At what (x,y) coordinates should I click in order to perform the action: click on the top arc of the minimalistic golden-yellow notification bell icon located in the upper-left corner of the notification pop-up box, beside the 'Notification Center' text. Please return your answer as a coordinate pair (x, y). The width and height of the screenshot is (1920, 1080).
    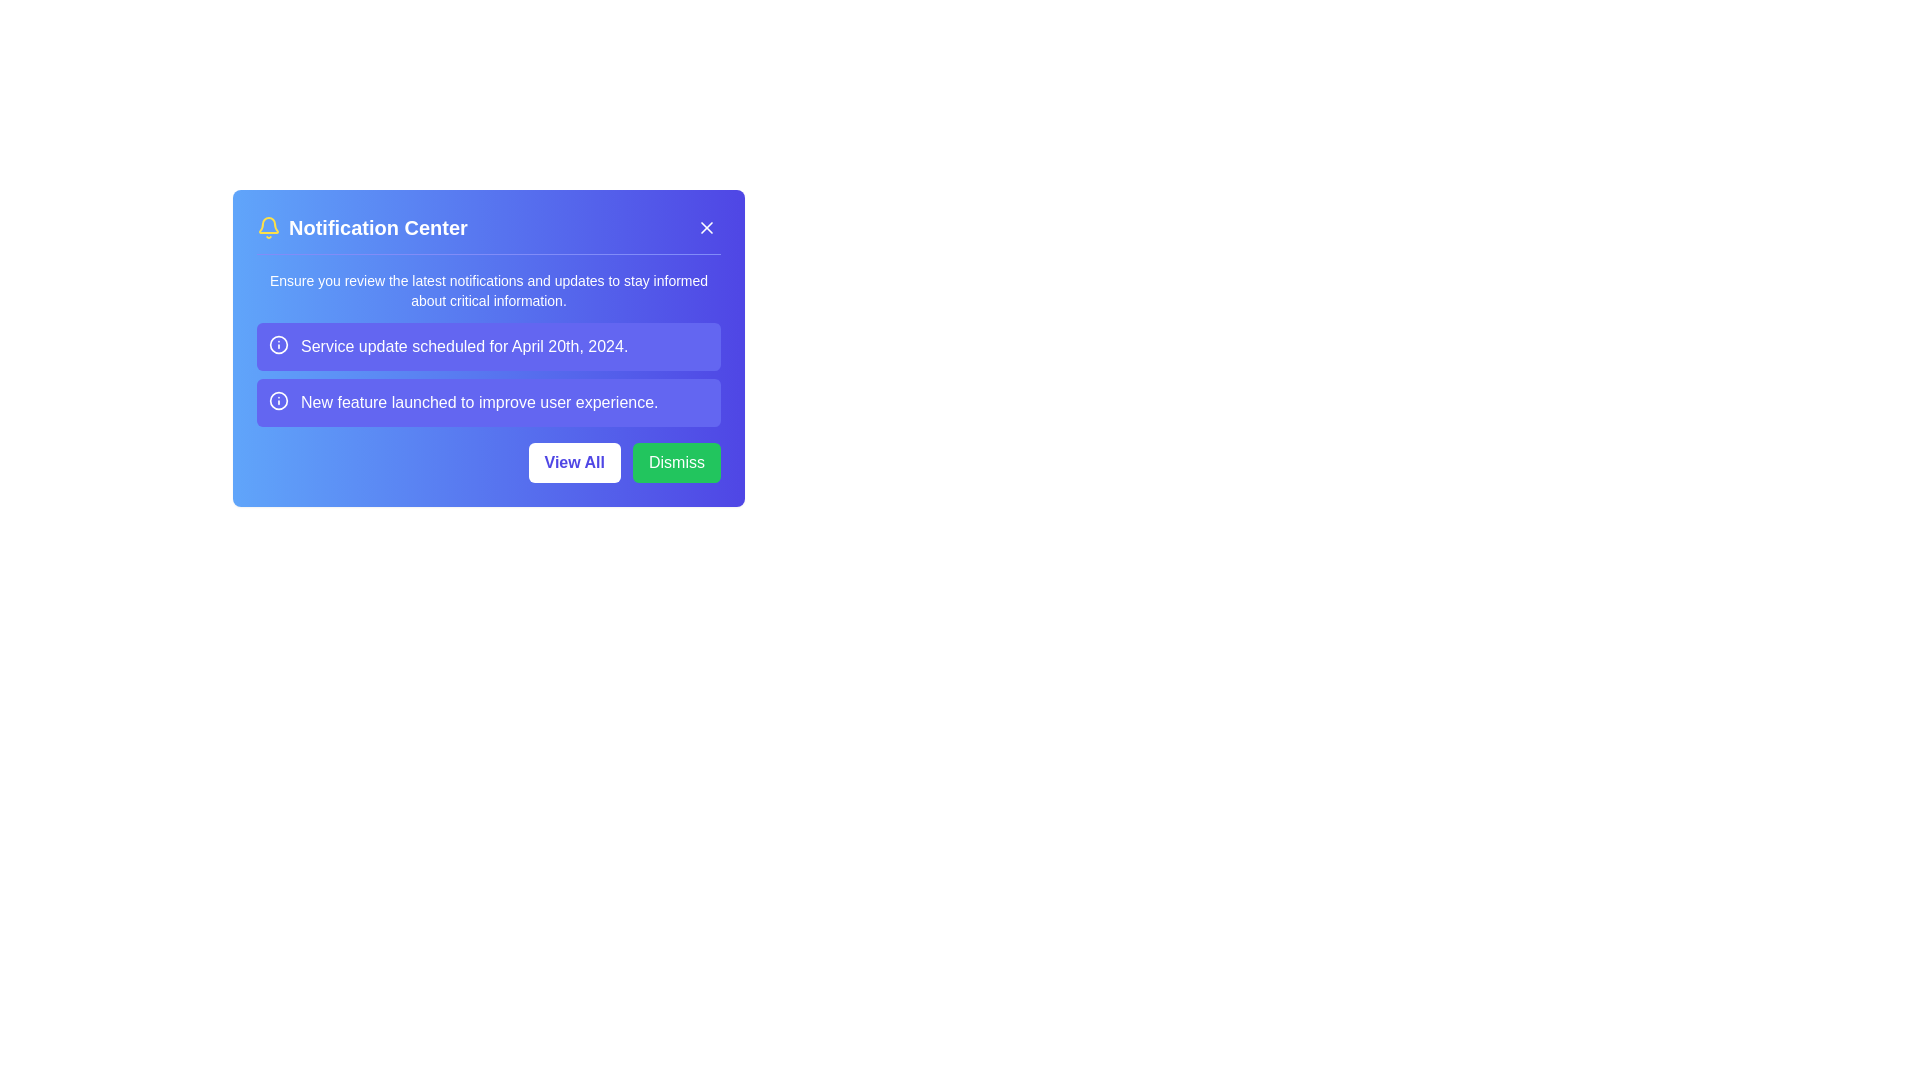
    Looking at the image, I should click on (267, 225).